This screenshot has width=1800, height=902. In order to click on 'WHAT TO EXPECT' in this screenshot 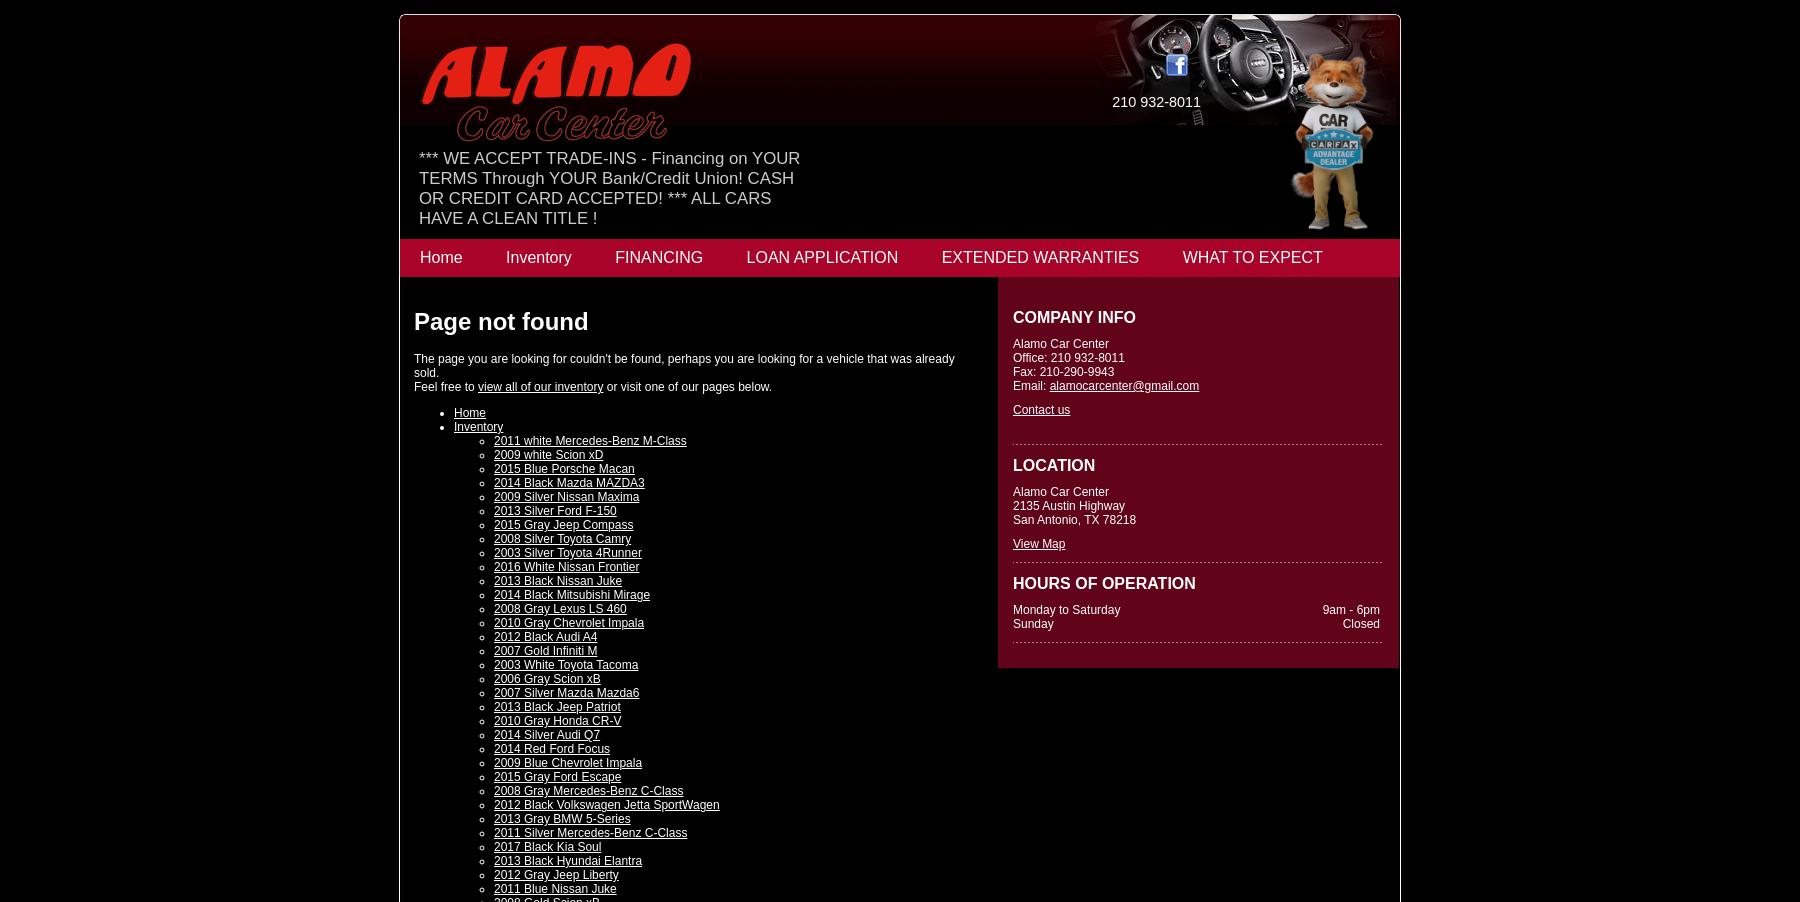, I will do `click(1181, 257)`.